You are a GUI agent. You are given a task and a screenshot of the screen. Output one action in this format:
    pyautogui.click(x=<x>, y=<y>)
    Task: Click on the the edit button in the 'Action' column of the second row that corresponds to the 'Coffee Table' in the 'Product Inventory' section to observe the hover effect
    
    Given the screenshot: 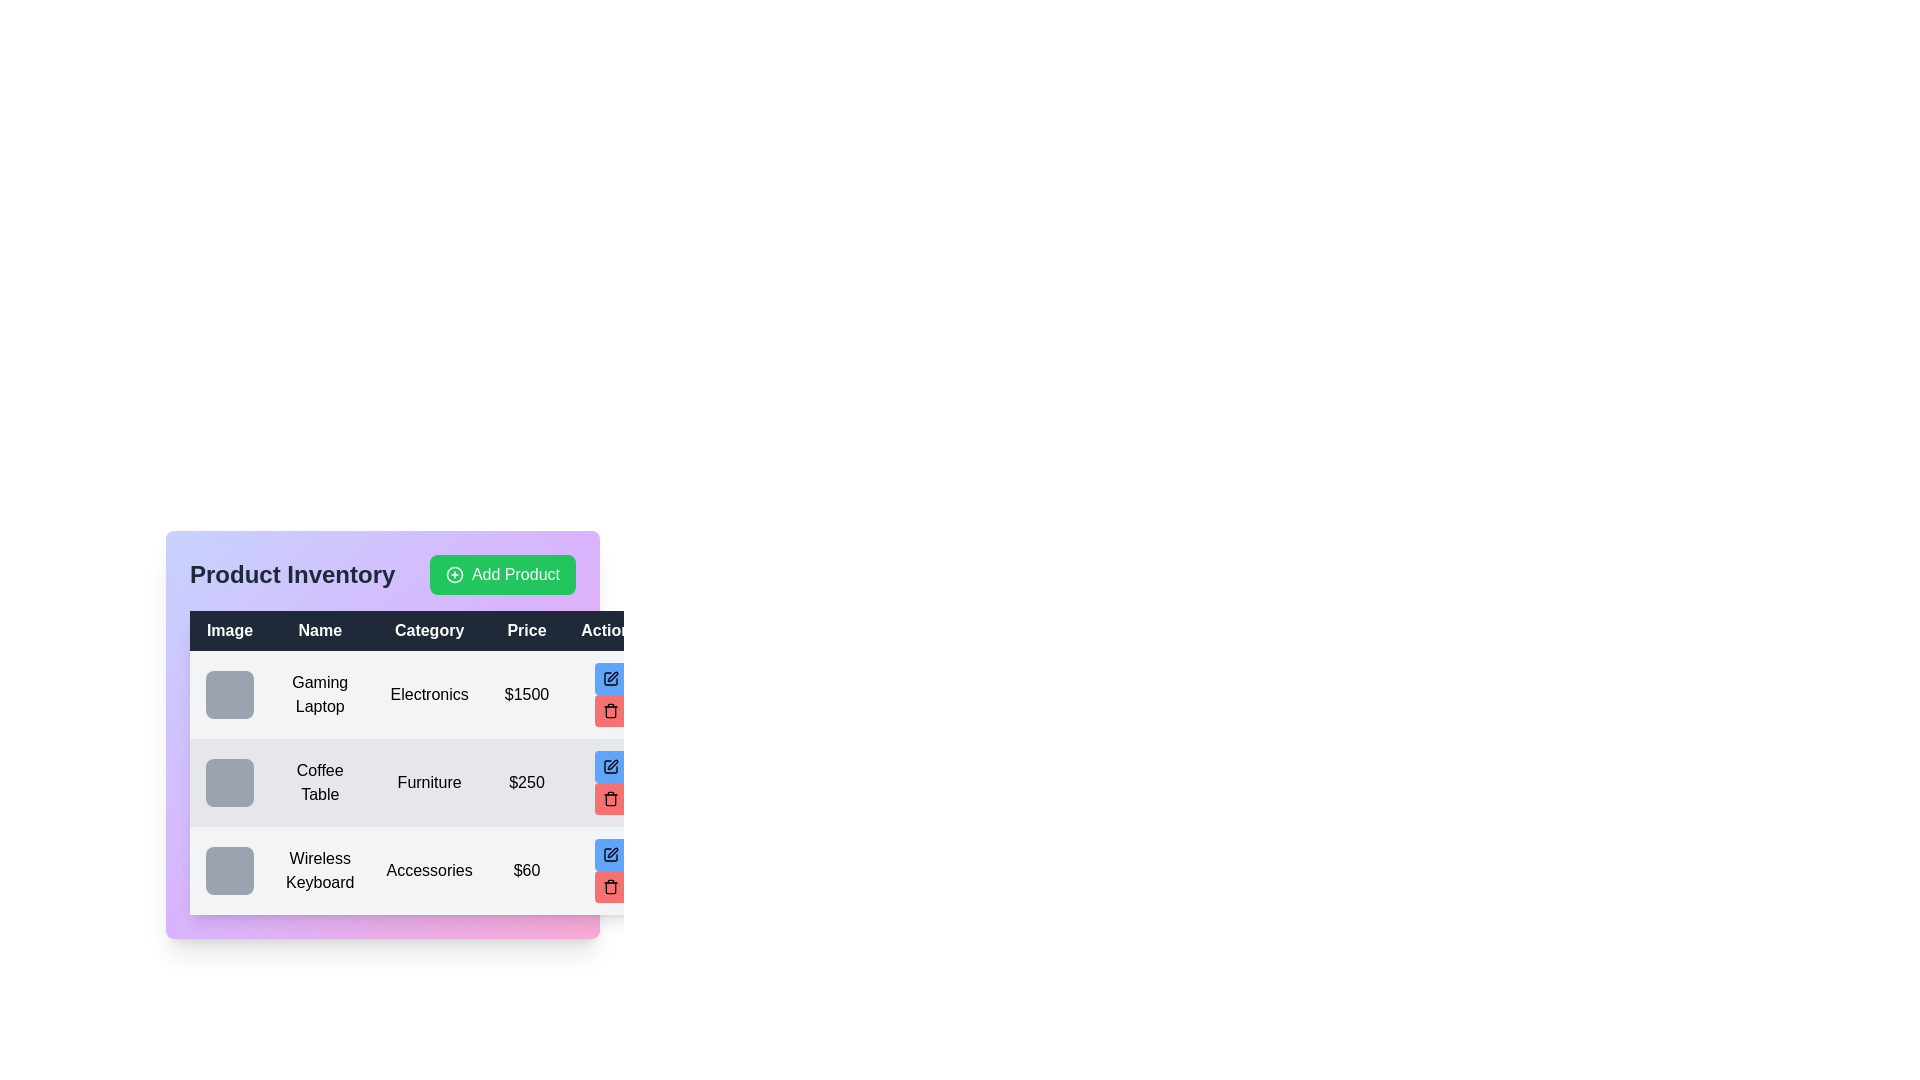 What is the action you would take?
    pyautogui.click(x=609, y=766)
    